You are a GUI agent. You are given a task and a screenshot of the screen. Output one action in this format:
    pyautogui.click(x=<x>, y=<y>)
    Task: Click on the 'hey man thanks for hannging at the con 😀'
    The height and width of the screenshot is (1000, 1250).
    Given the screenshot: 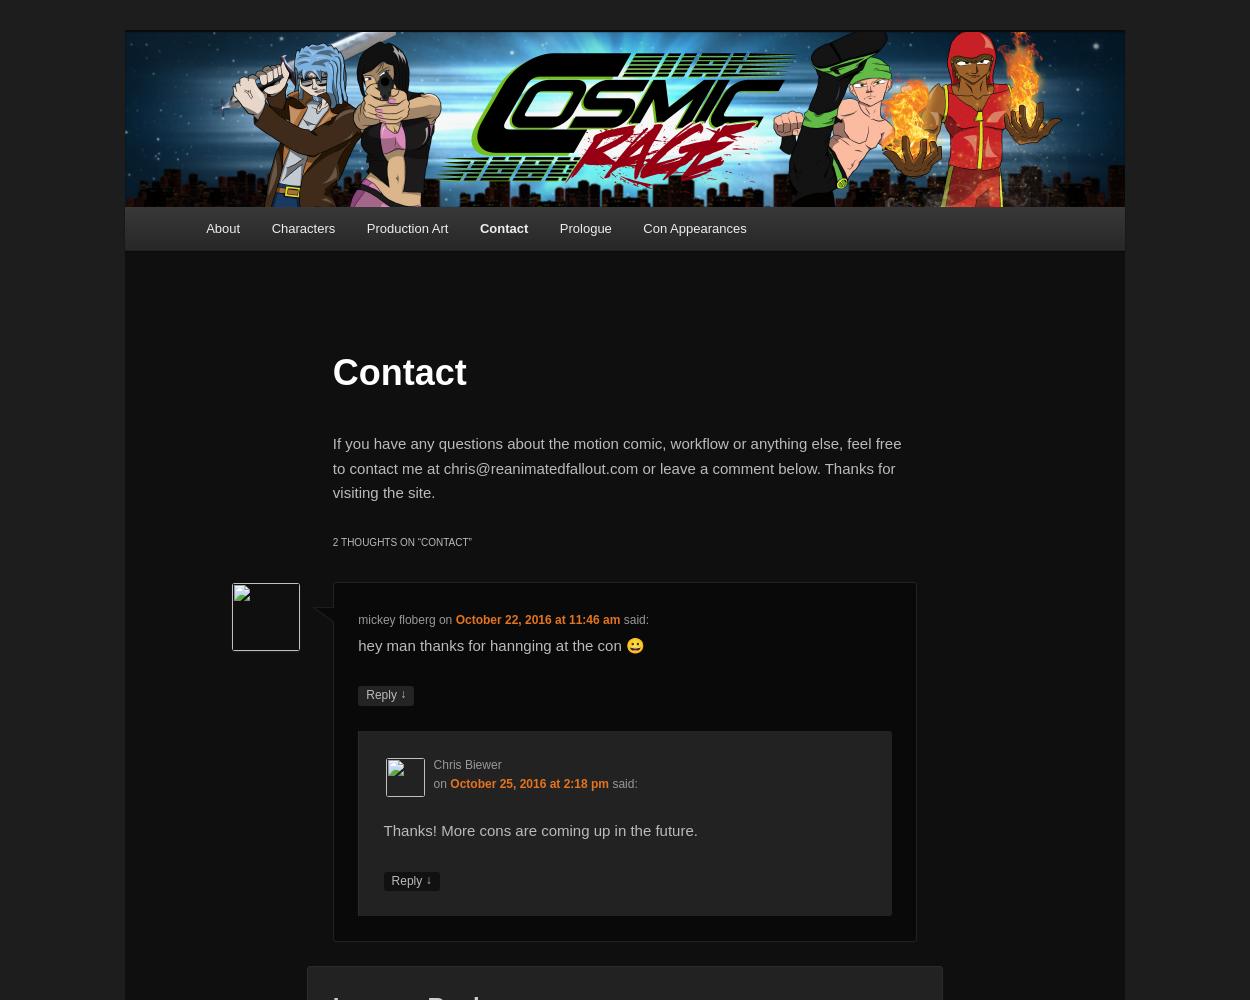 What is the action you would take?
    pyautogui.click(x=501, y=644)
    